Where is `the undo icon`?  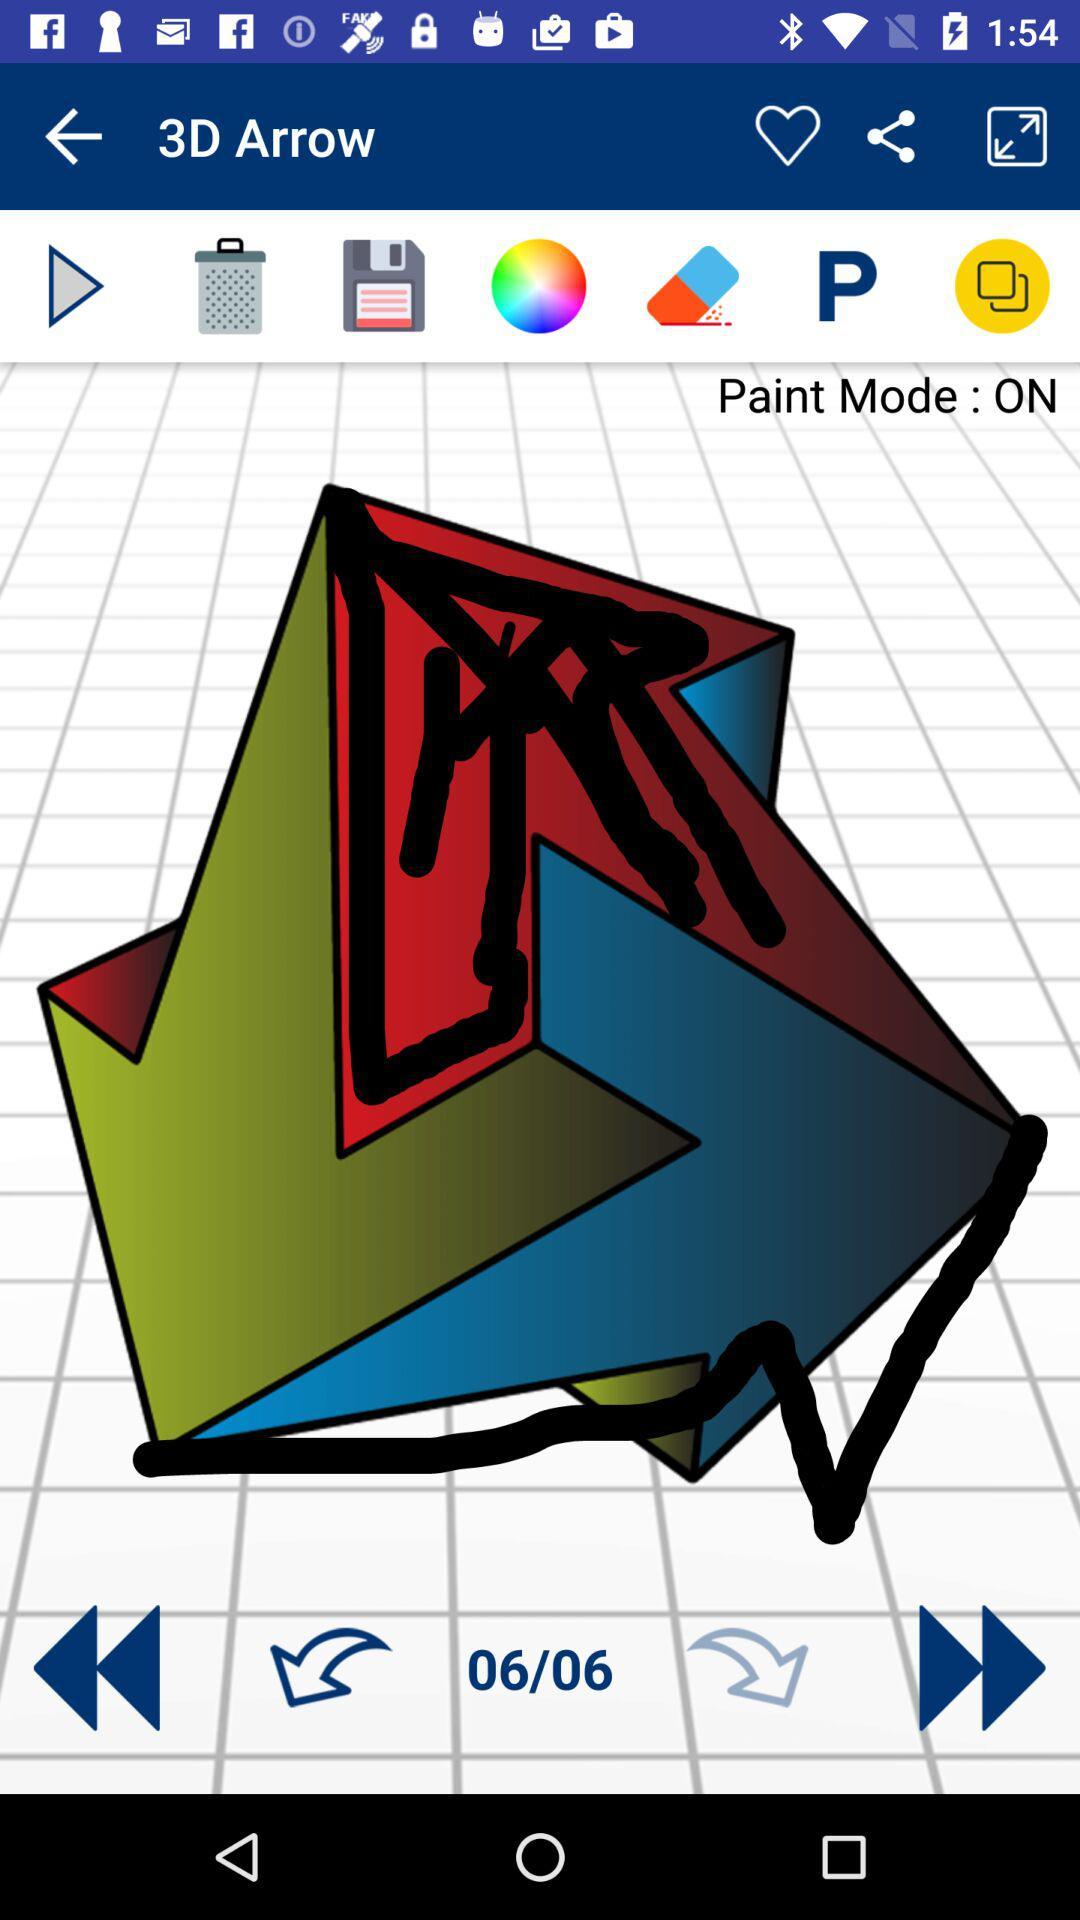 the undo icon is located at coordinates (330, 1668).